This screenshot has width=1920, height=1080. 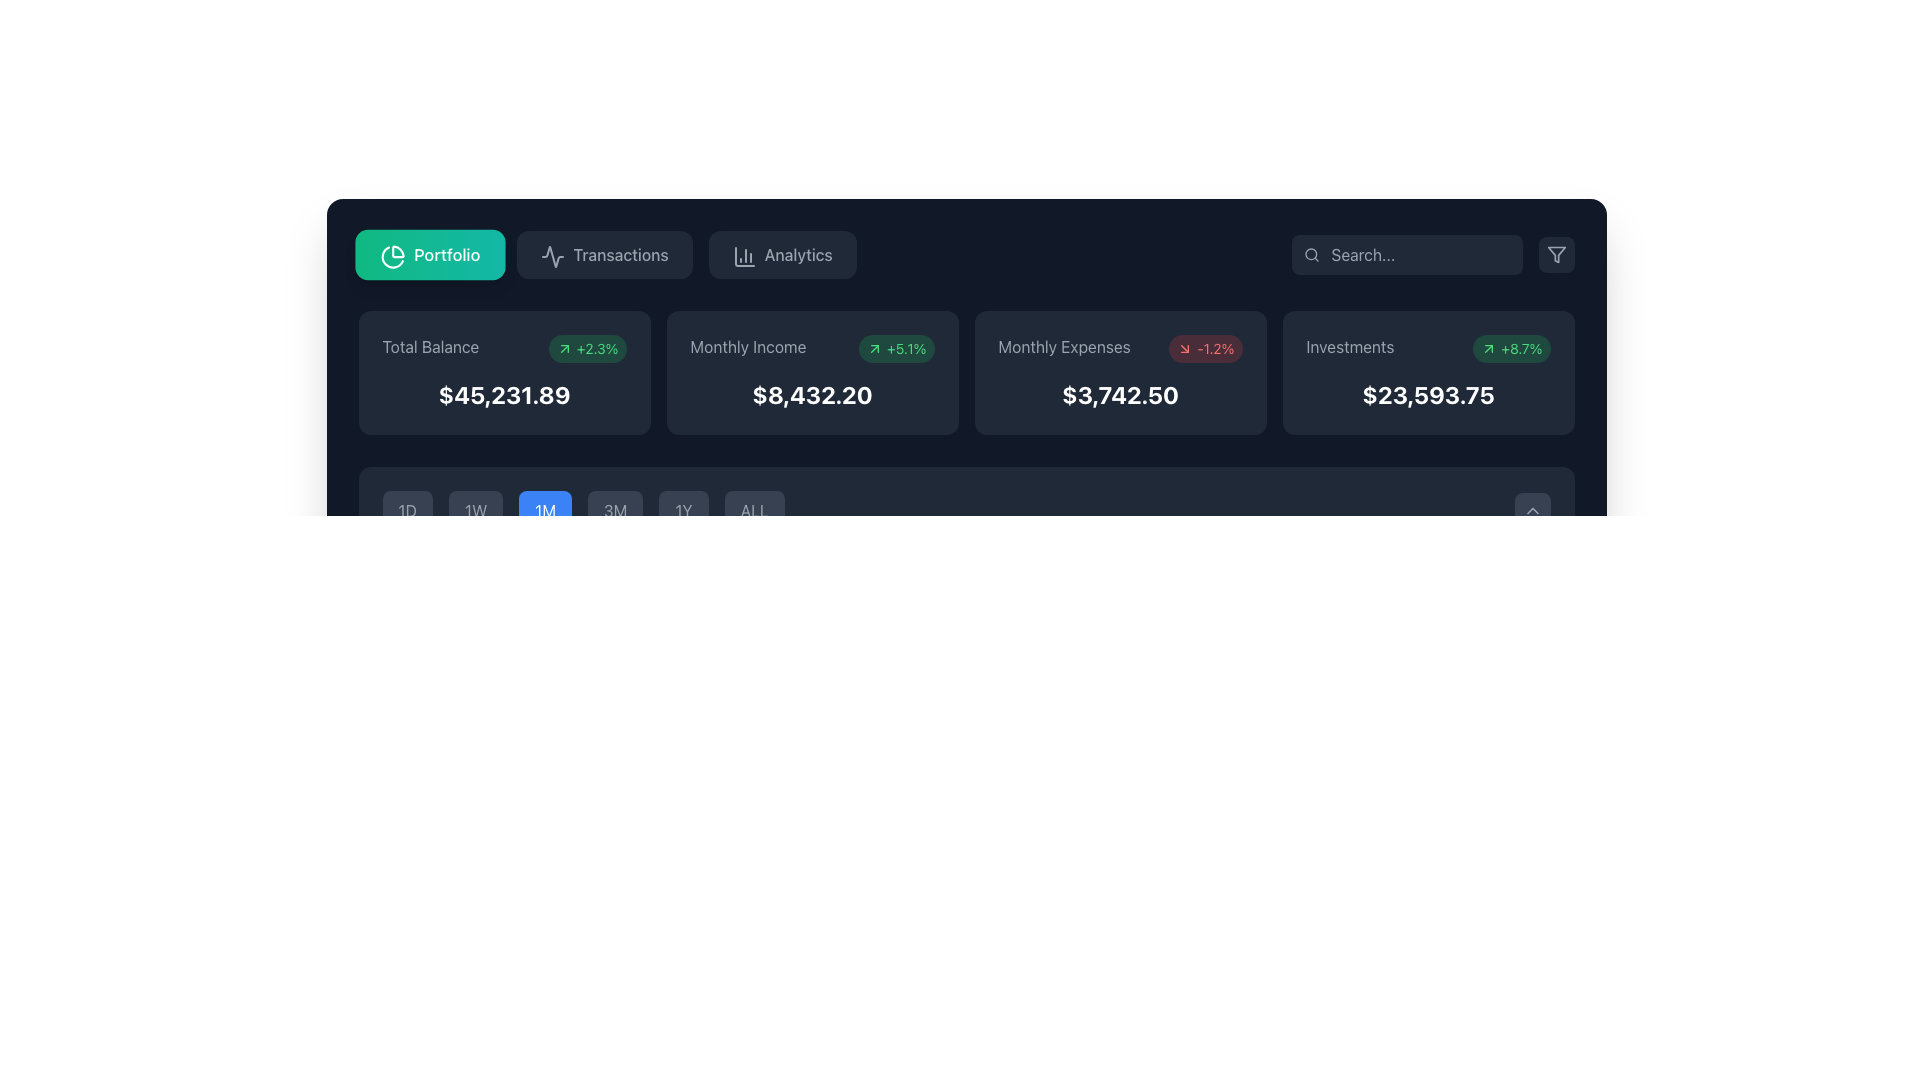 What do you see at coordinates (604, 253) in the screenshot?
I see `the 'Transactions' button, which is a rectangular button with a dark gray background and light gray text, located at the top center of the interface between the 'Portfolio' and 'Analytics' buttons, to trigger visual changes` at bounding box center [604, 253].